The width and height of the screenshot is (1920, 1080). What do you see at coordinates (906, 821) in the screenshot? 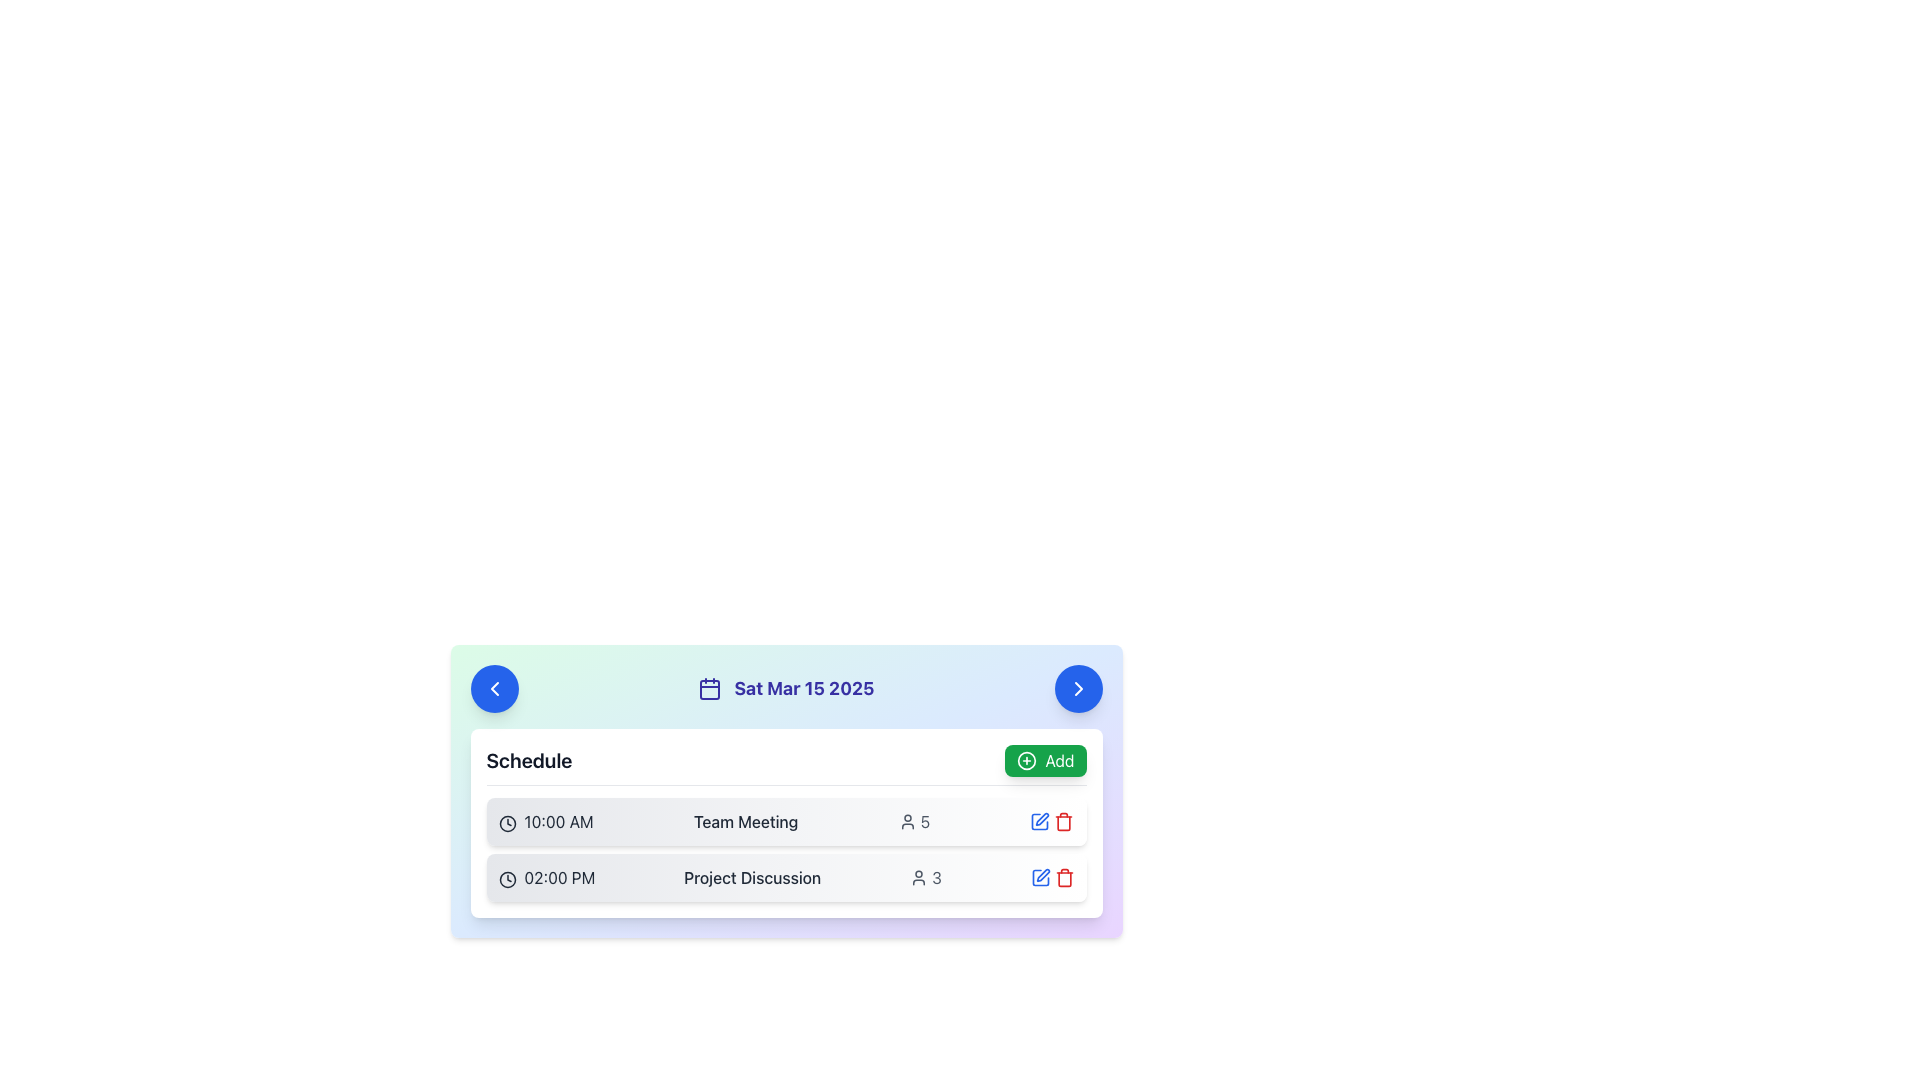
I see `the SVG icon representing participants for the 'Team Meeting' event, located beside the attendee count '5'` at bounding box center [906, 821].